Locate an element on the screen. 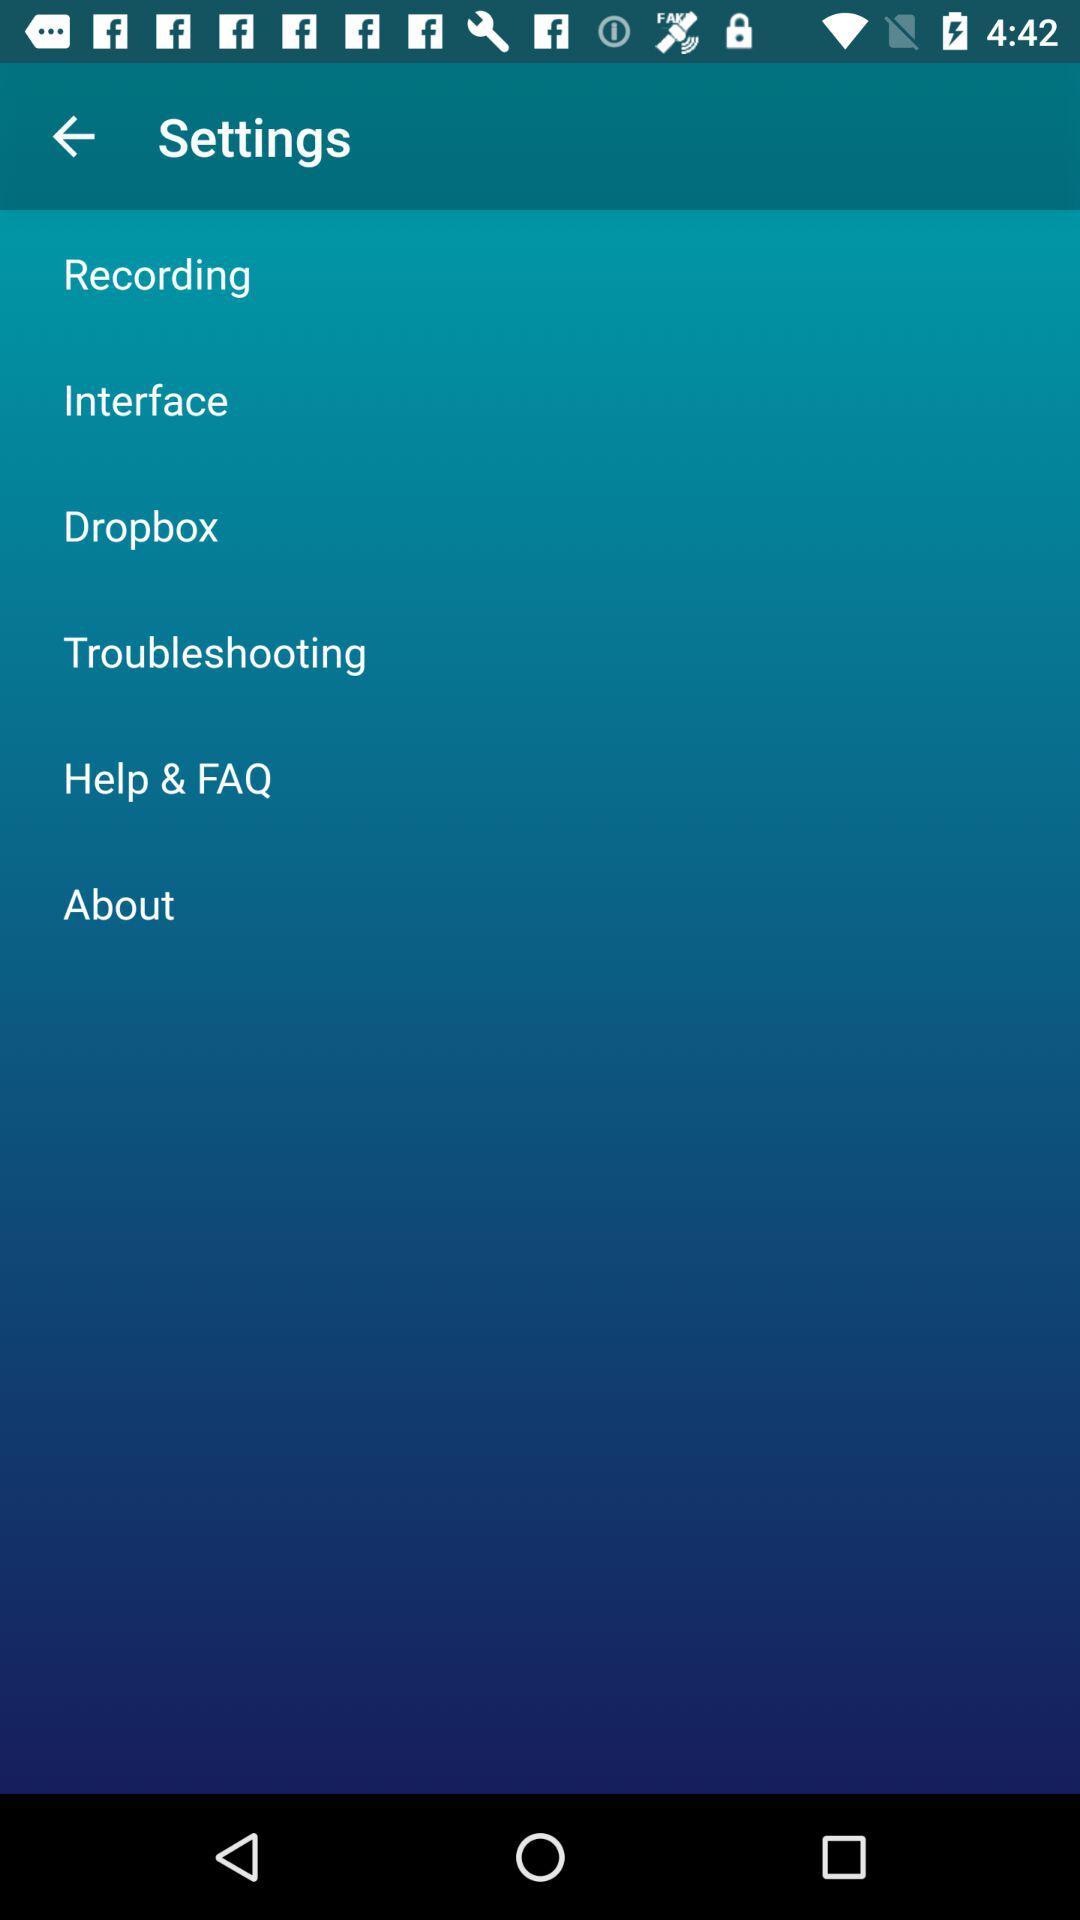 This screenshot has width=1080, height=1920. the interface icon is located at coordinates (144, 398).